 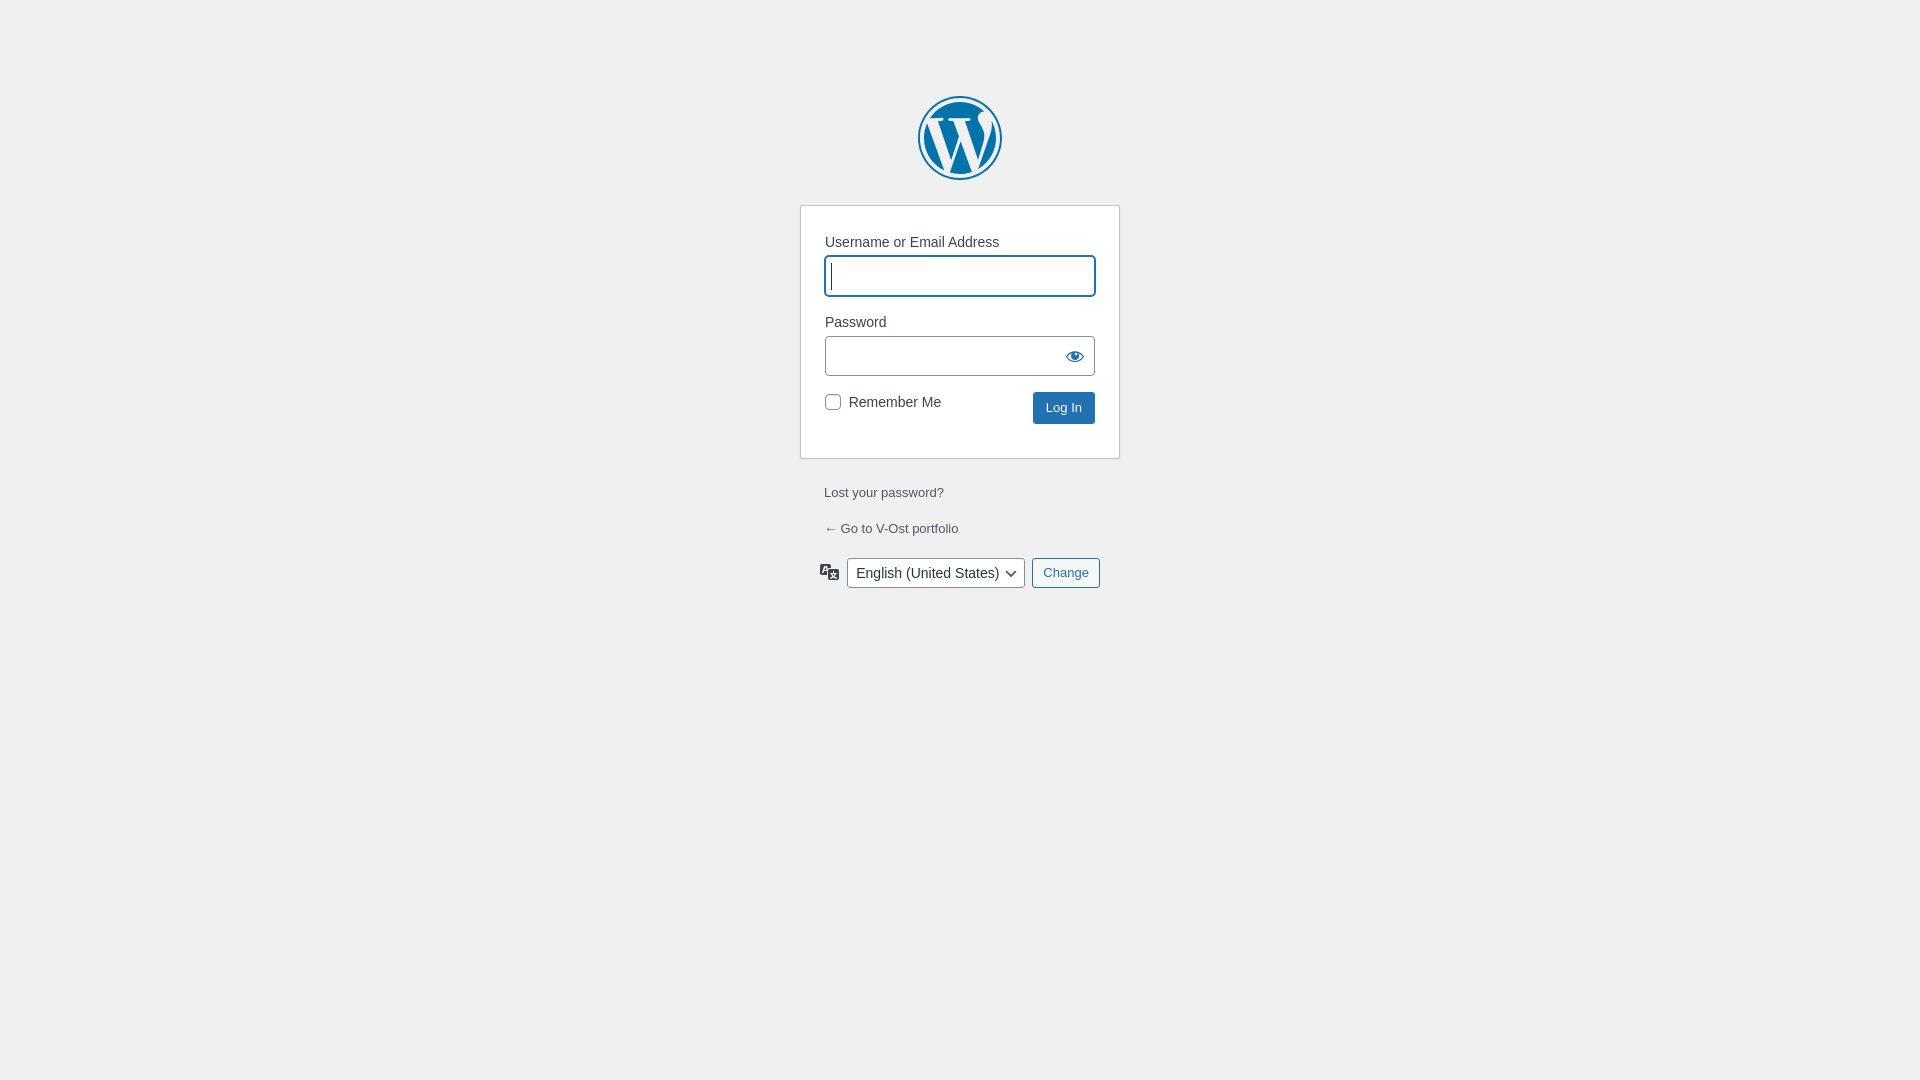 What do you see at coordinates (1064, 573) in the screenshot?
I see `'Change'` at bounding box center [1064, 573].